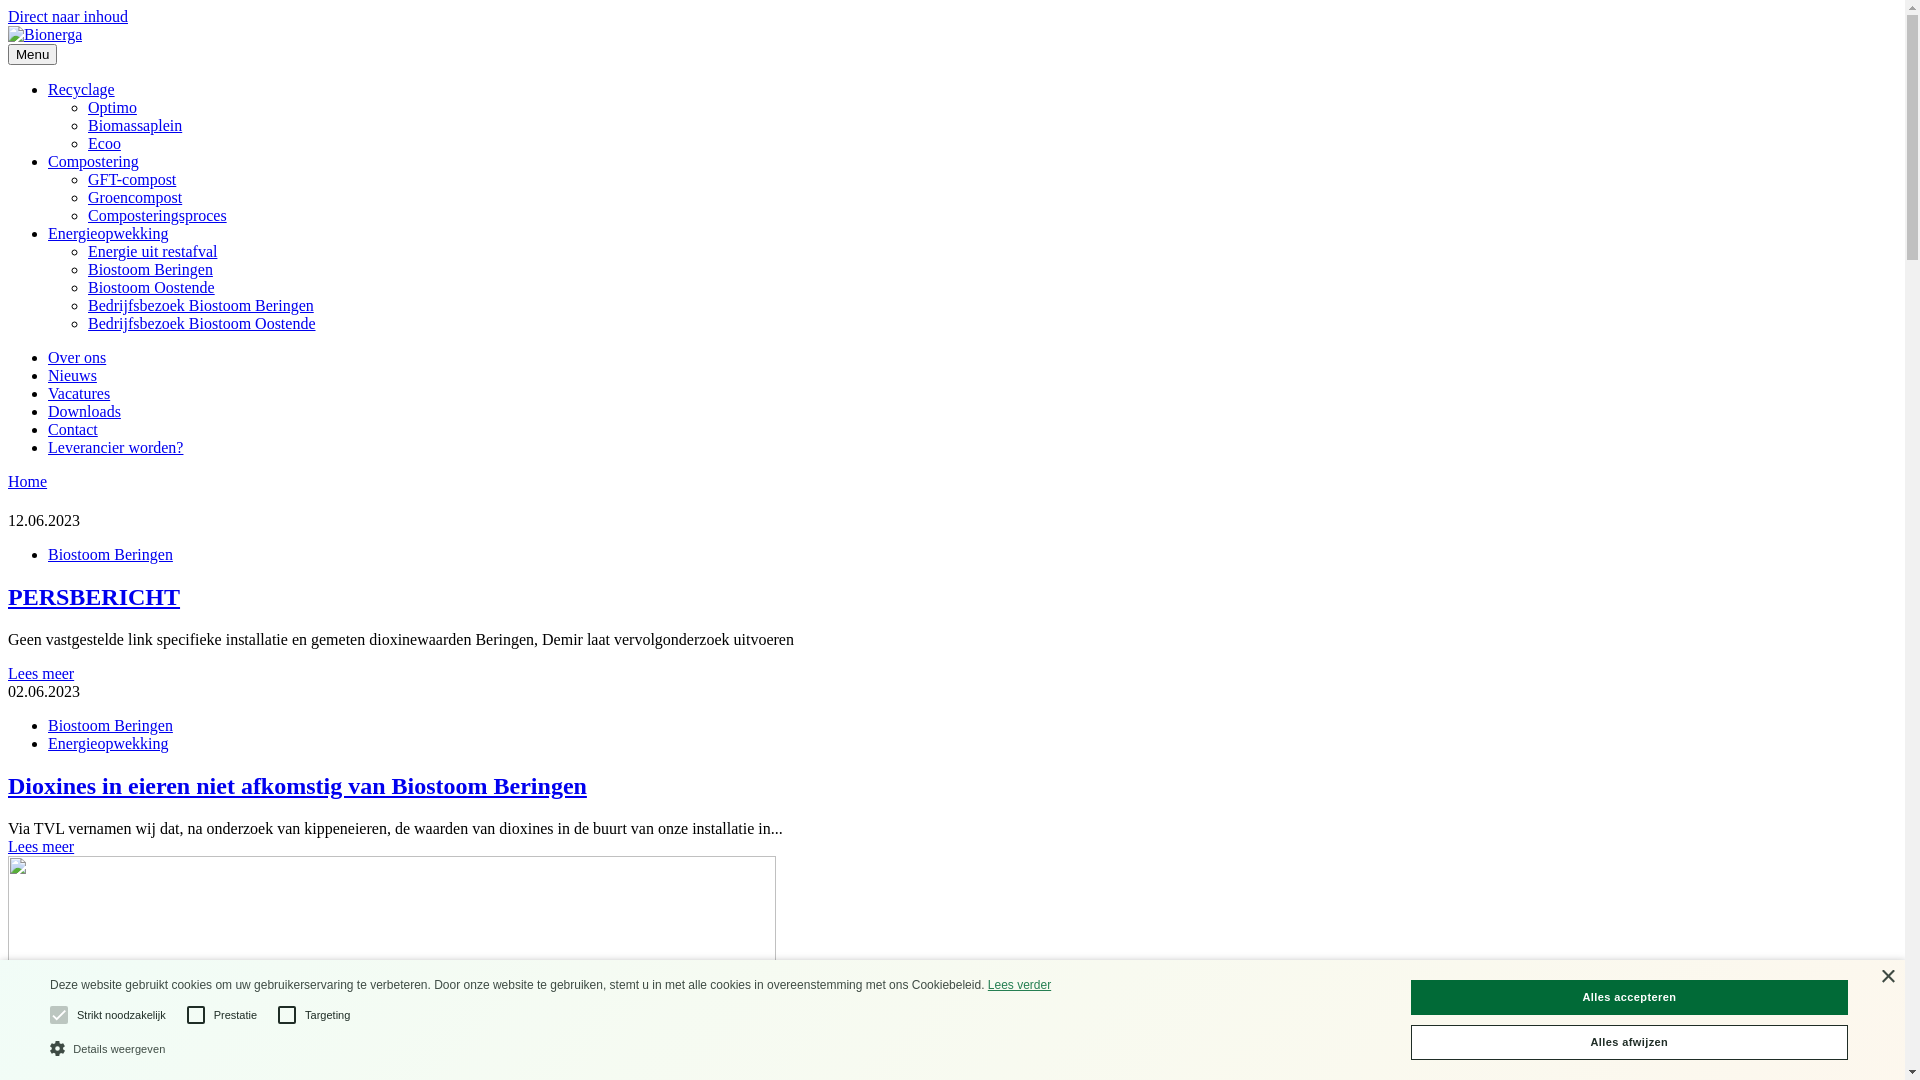 This screenshot has height=1080, width=1920. What do you see at coordinates (86, 268) in the screenshot?
I see `'Biostoom Beringen'` at bounding box center [86, 268].